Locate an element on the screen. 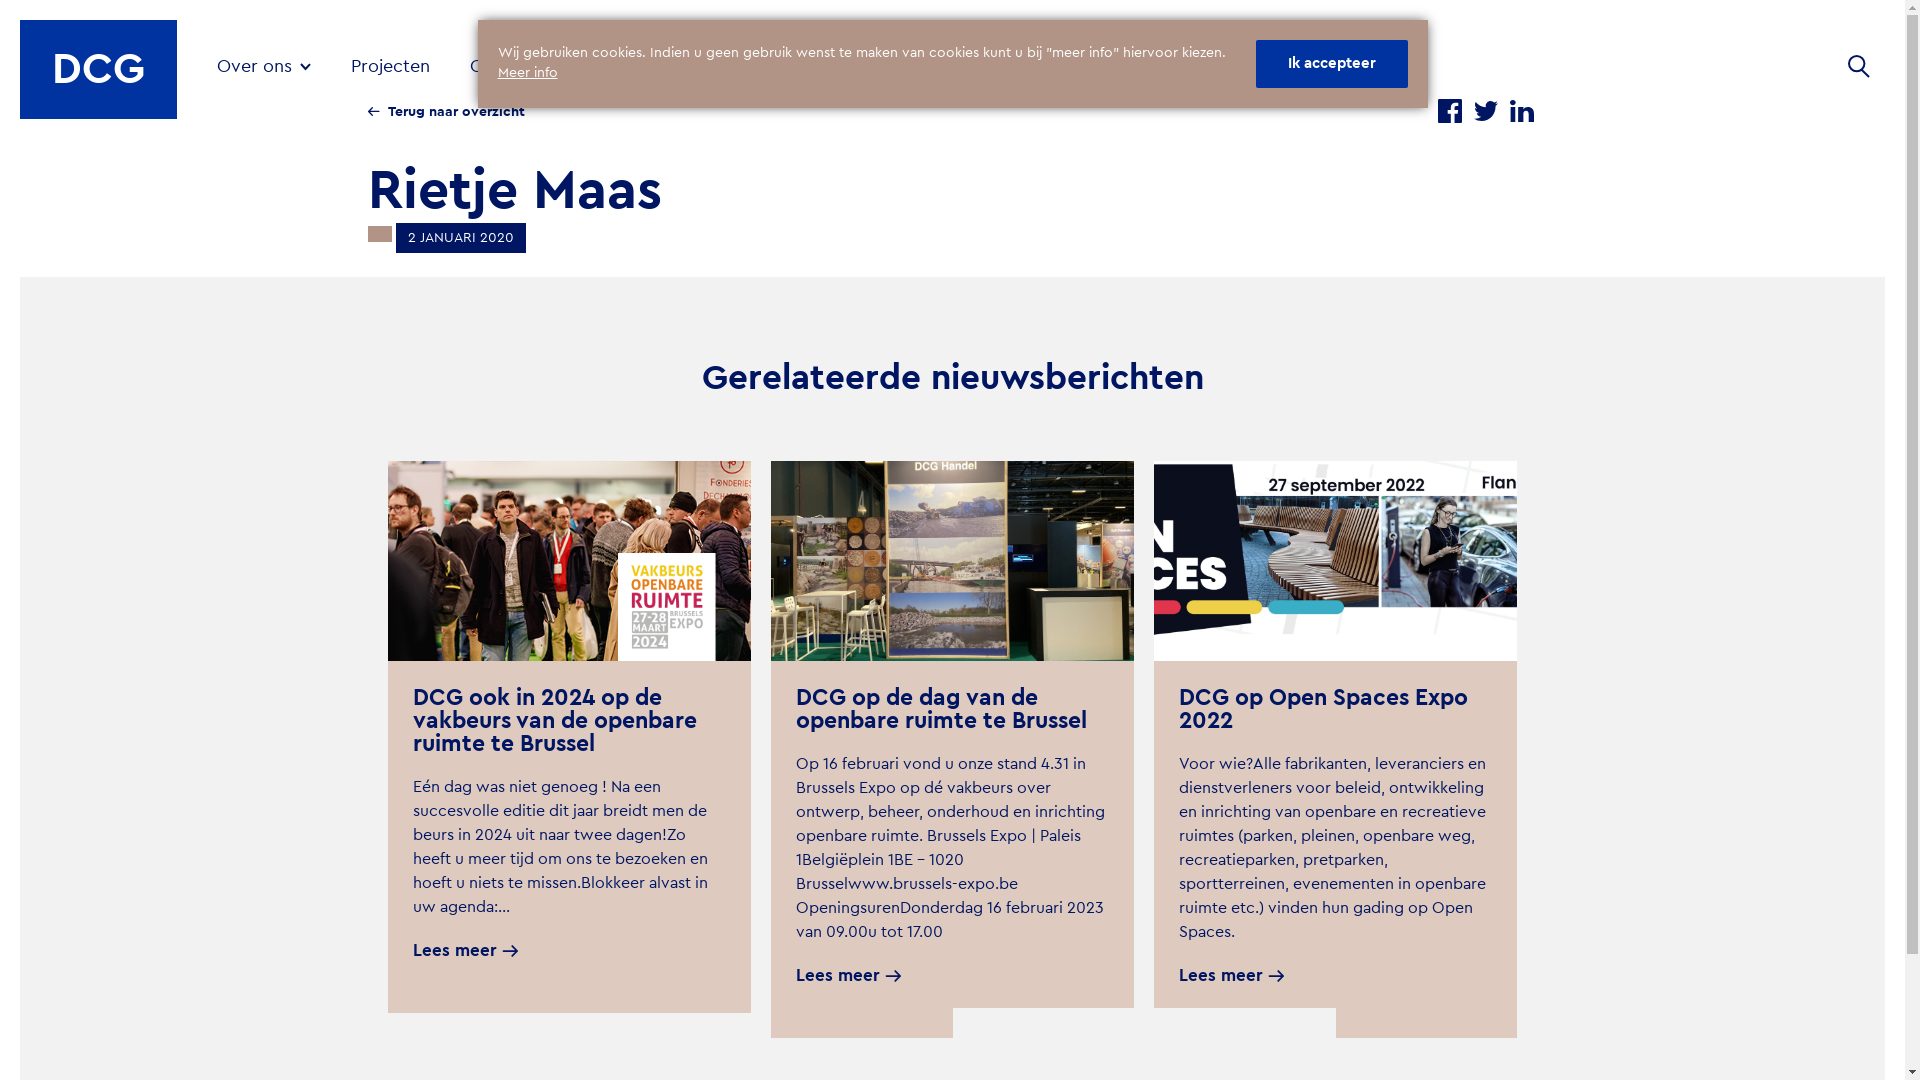 This screenshot has width=1920, height=1080. 'Contact' is located at coordinates (762, 64).